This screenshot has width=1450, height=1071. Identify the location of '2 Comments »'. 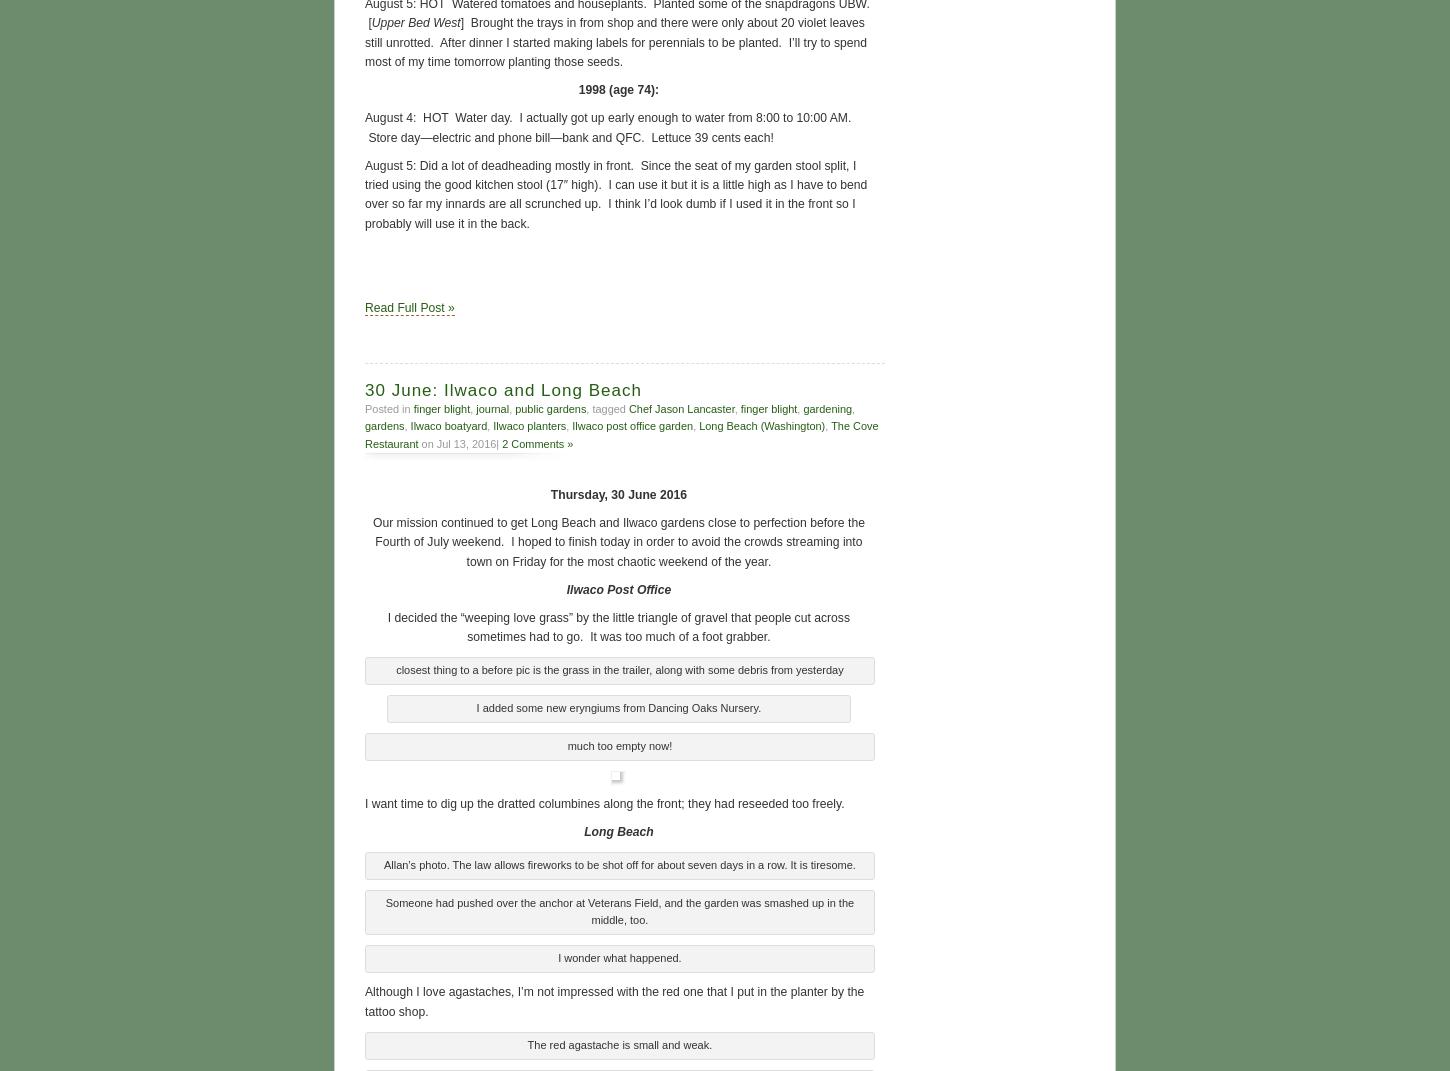
(501, 441).